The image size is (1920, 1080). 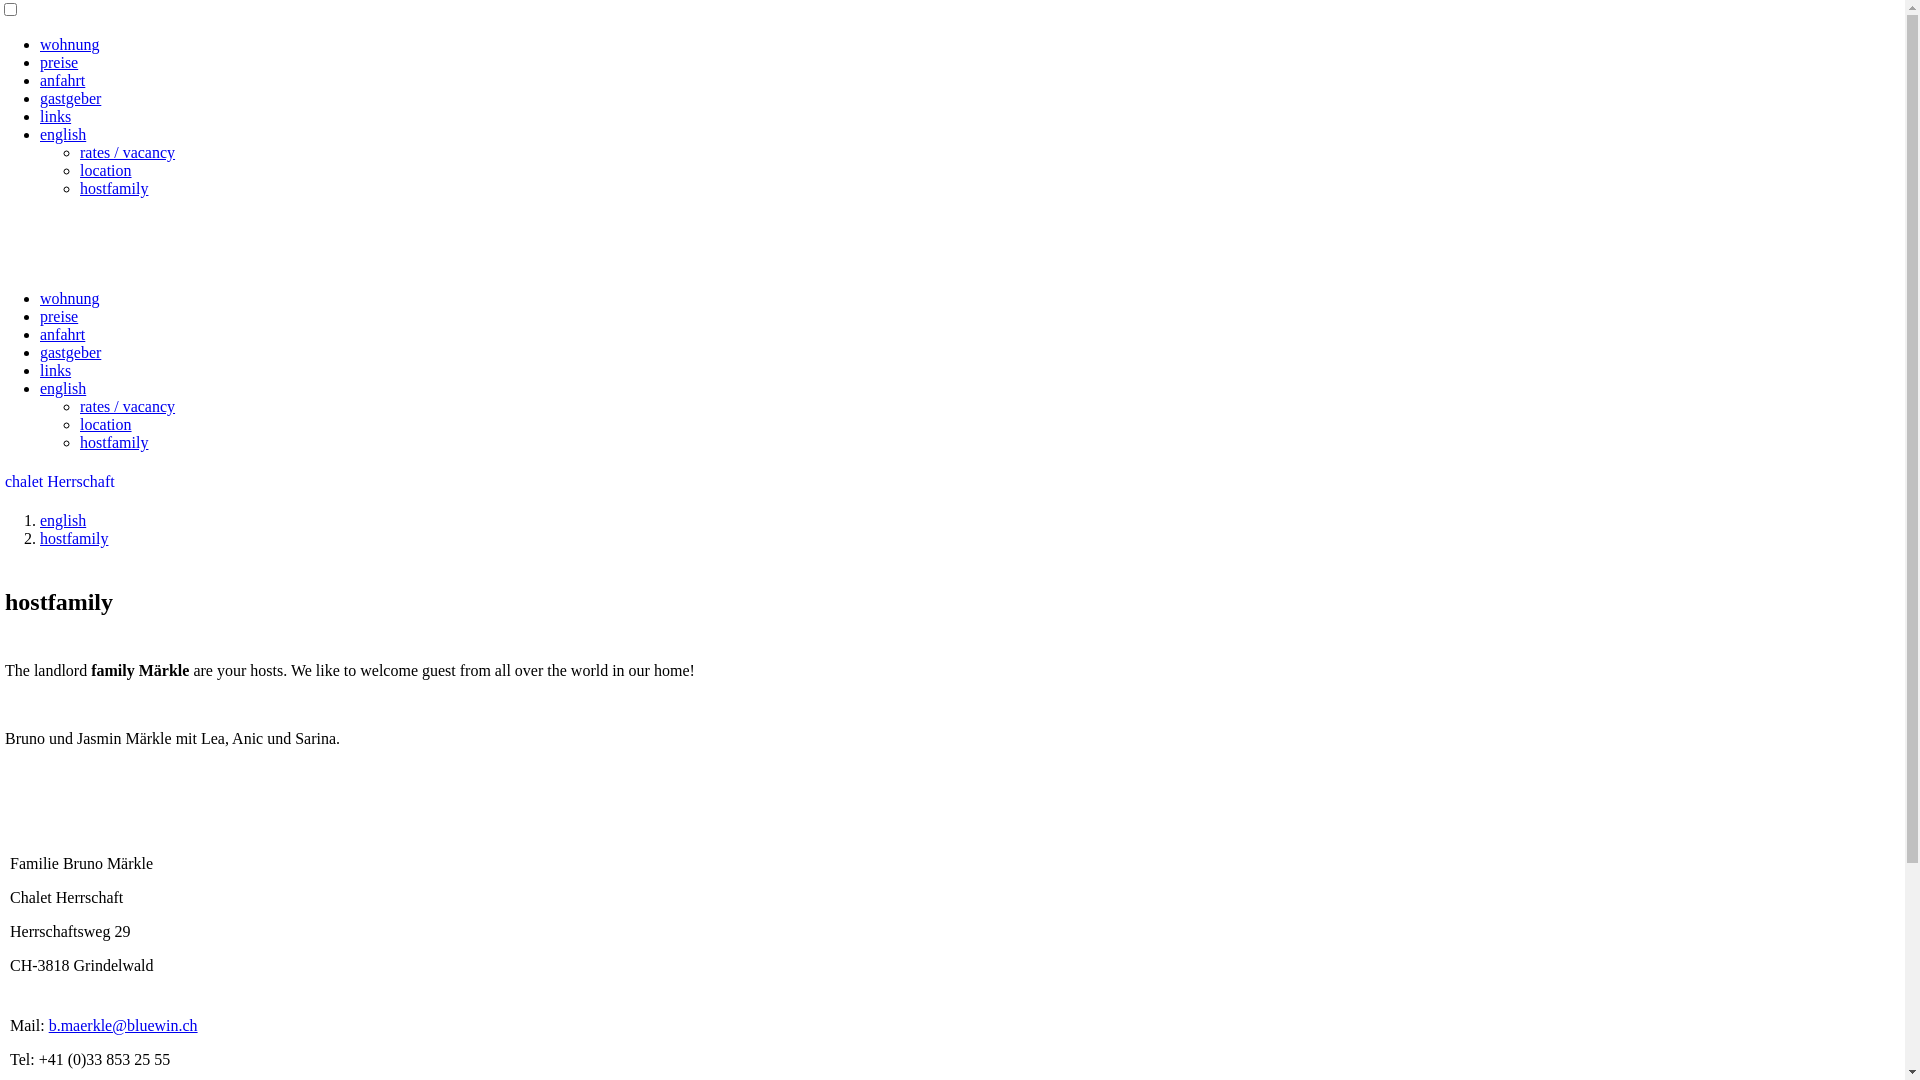 I want to click on 'links', so click(x=55, y=370).